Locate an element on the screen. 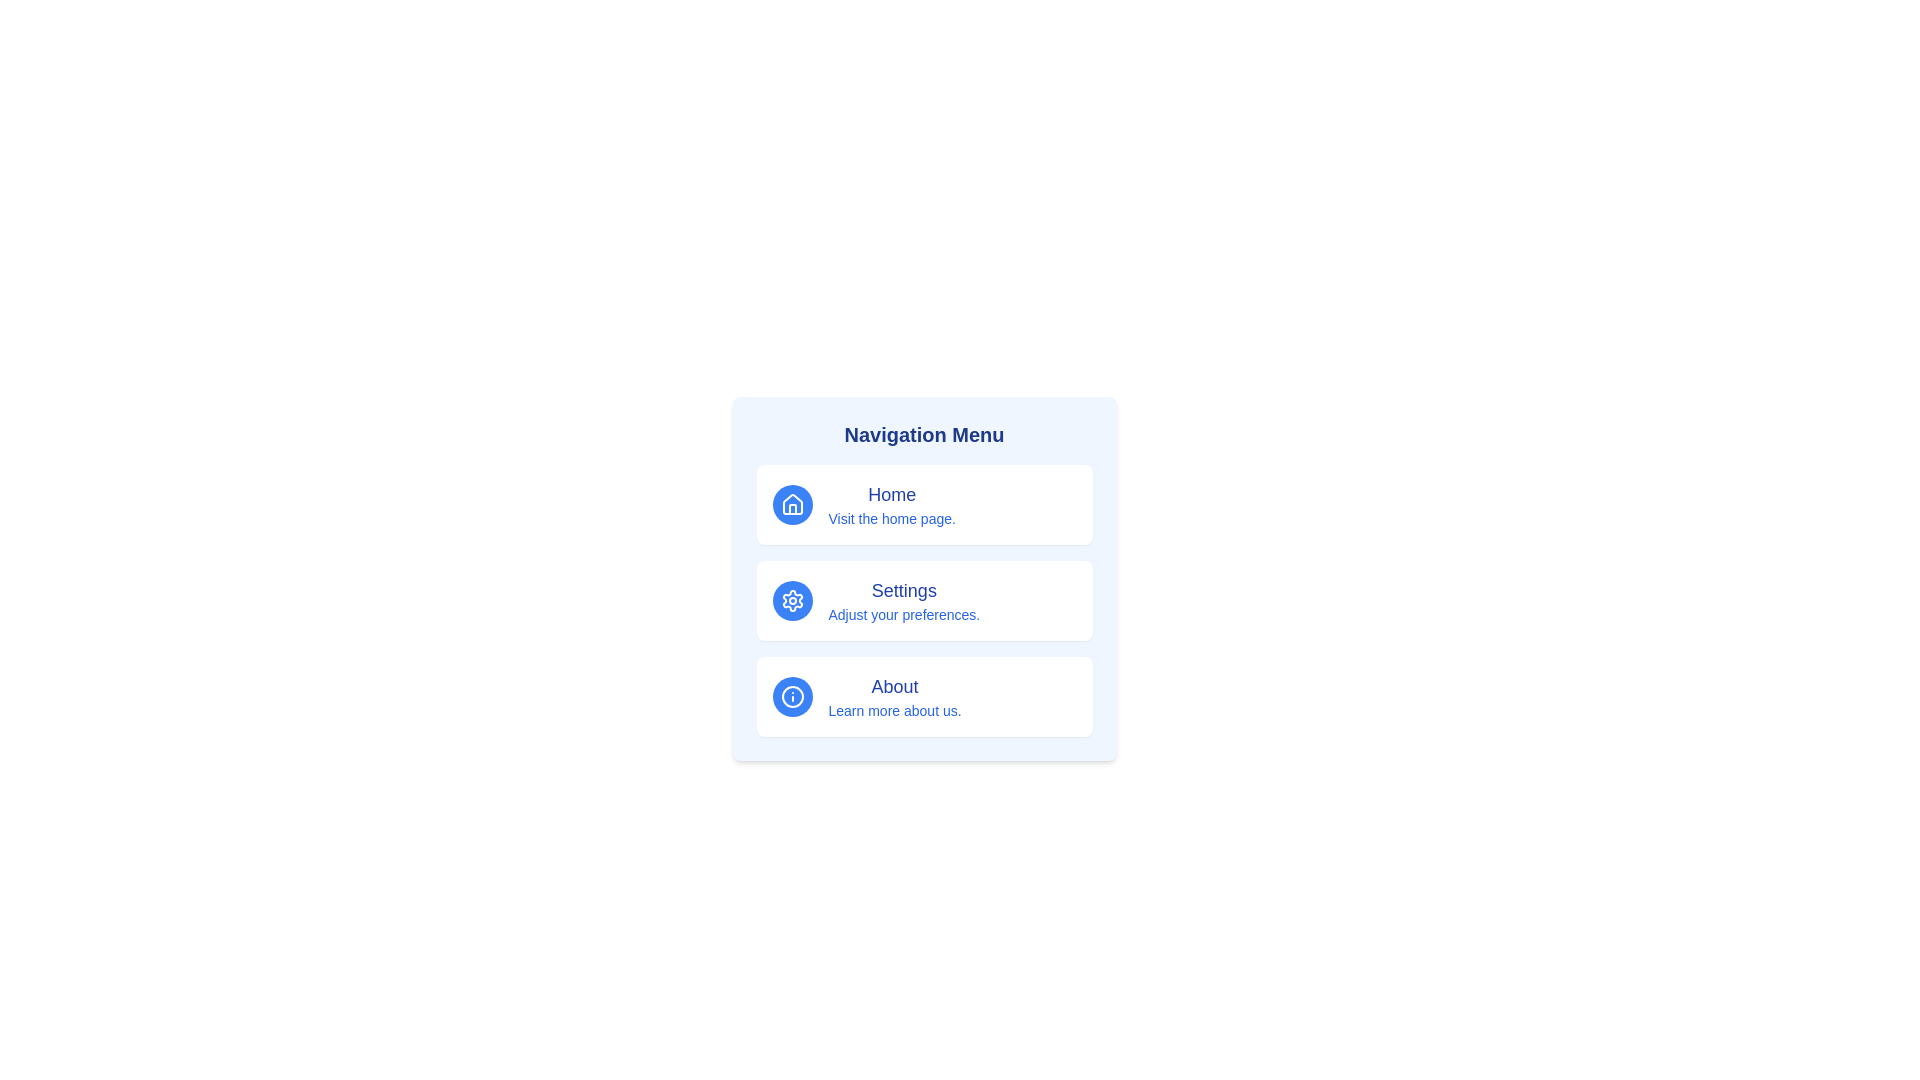  the 'Settings' button in the vertical navigation menu, which features a rounded rectangular card with a white background, a blue circular icon on the left, and bold blue text reading 'Settings' is located at coordinates (923, 600).